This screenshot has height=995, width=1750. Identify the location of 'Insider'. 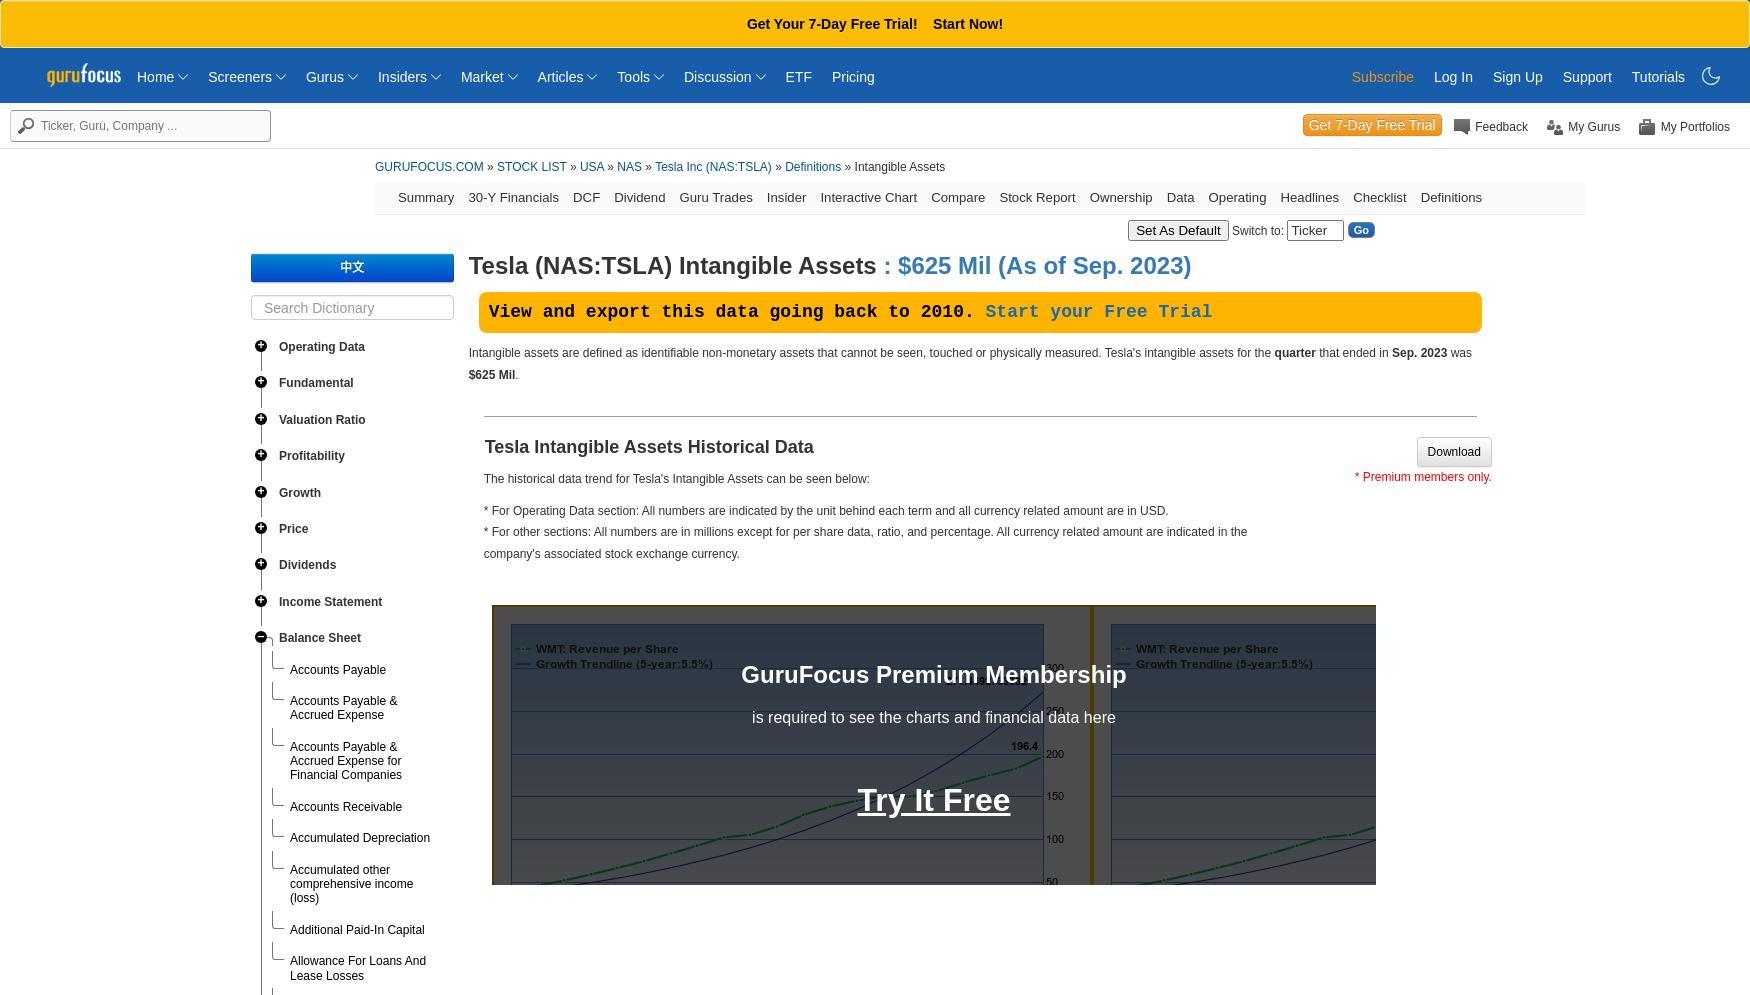
(784, 196).